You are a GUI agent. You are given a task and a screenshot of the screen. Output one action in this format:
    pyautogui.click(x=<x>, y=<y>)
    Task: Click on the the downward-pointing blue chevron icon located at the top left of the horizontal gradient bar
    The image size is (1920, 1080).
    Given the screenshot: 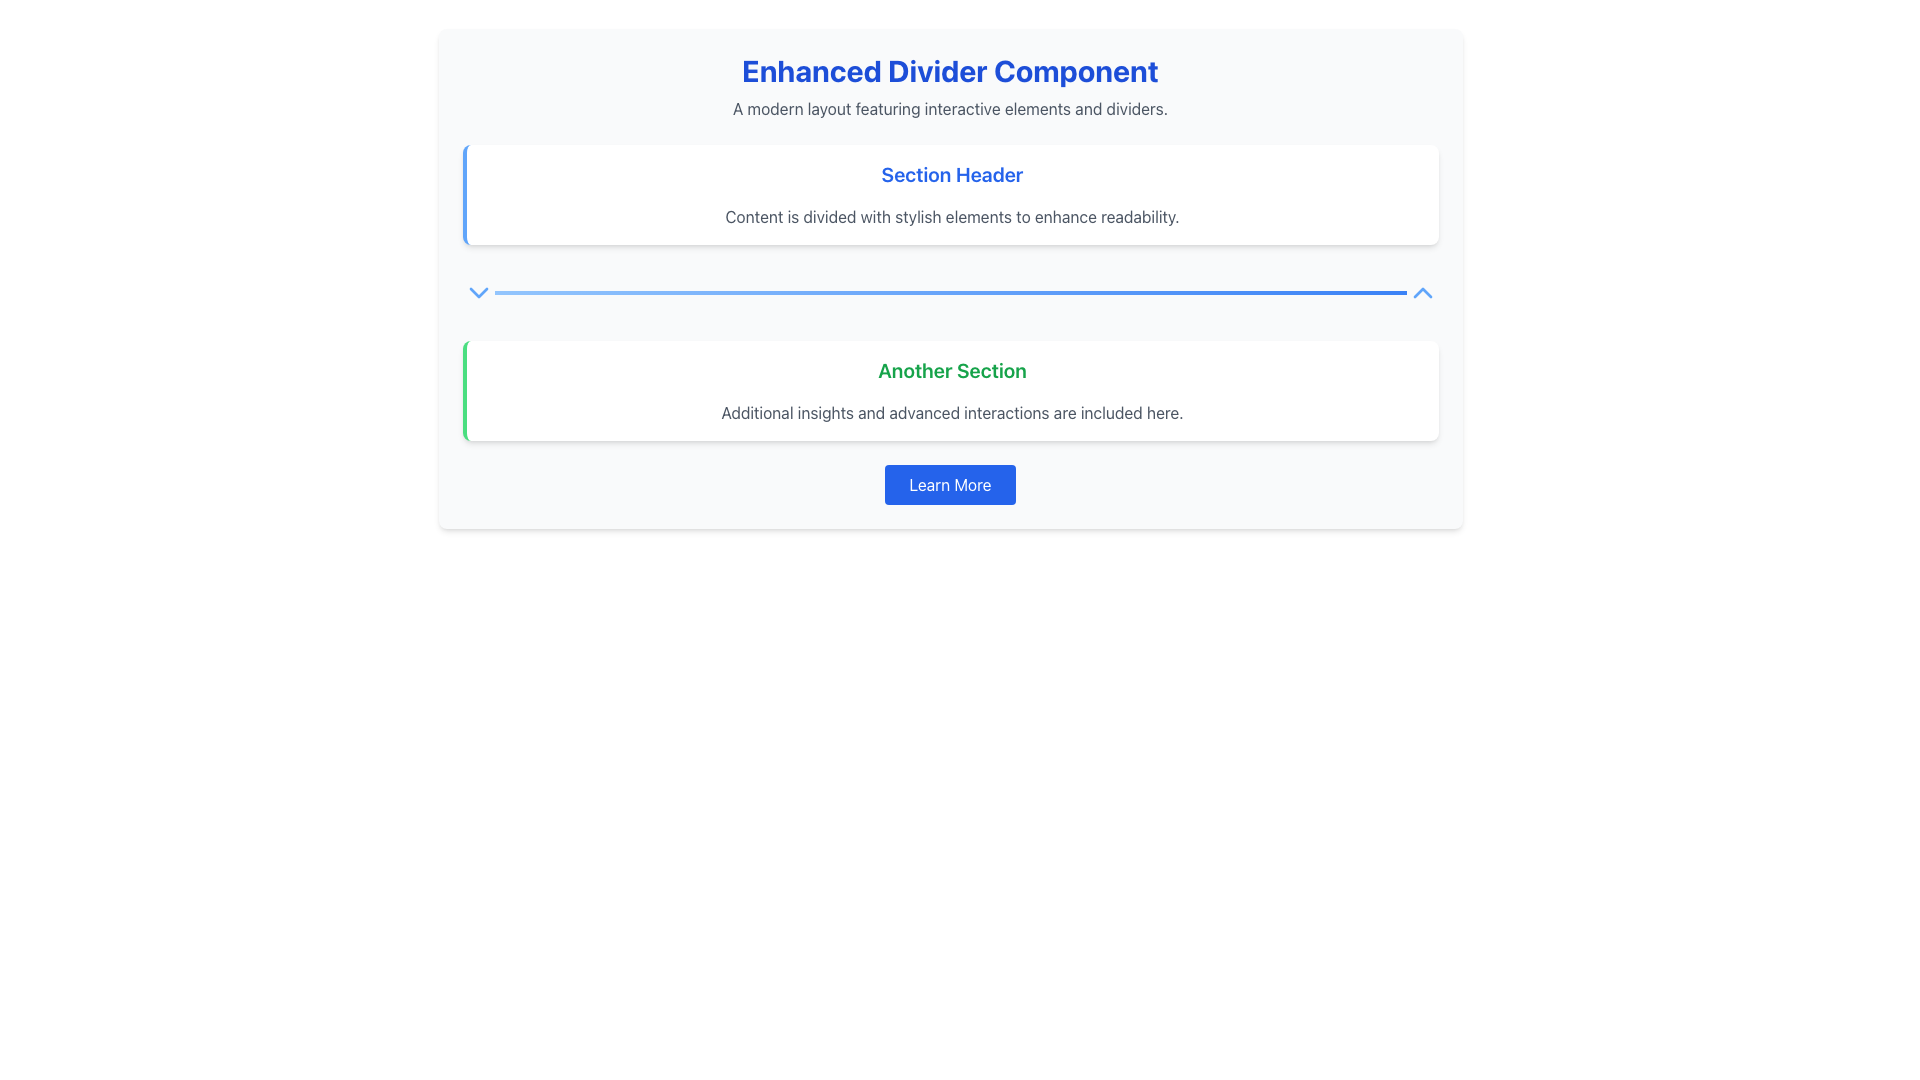 What is the action you would take?
    pyautogui.click(x=477, y=293)
    